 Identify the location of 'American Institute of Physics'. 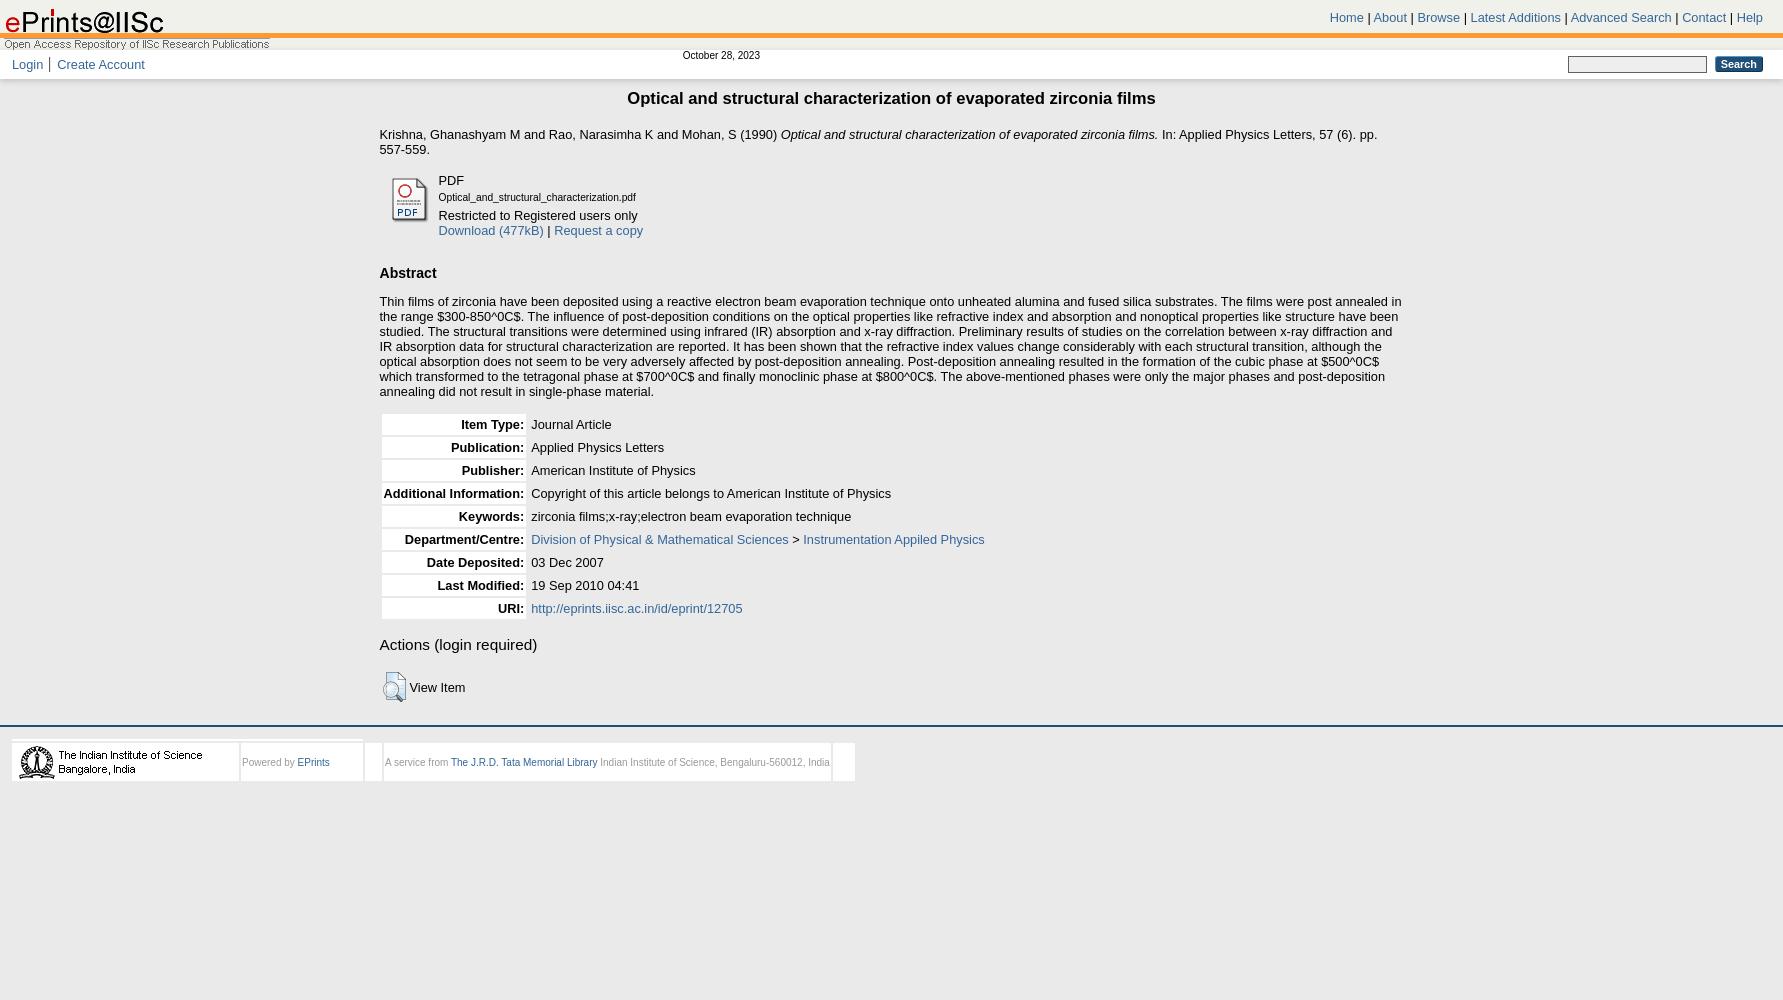
(612, 468).